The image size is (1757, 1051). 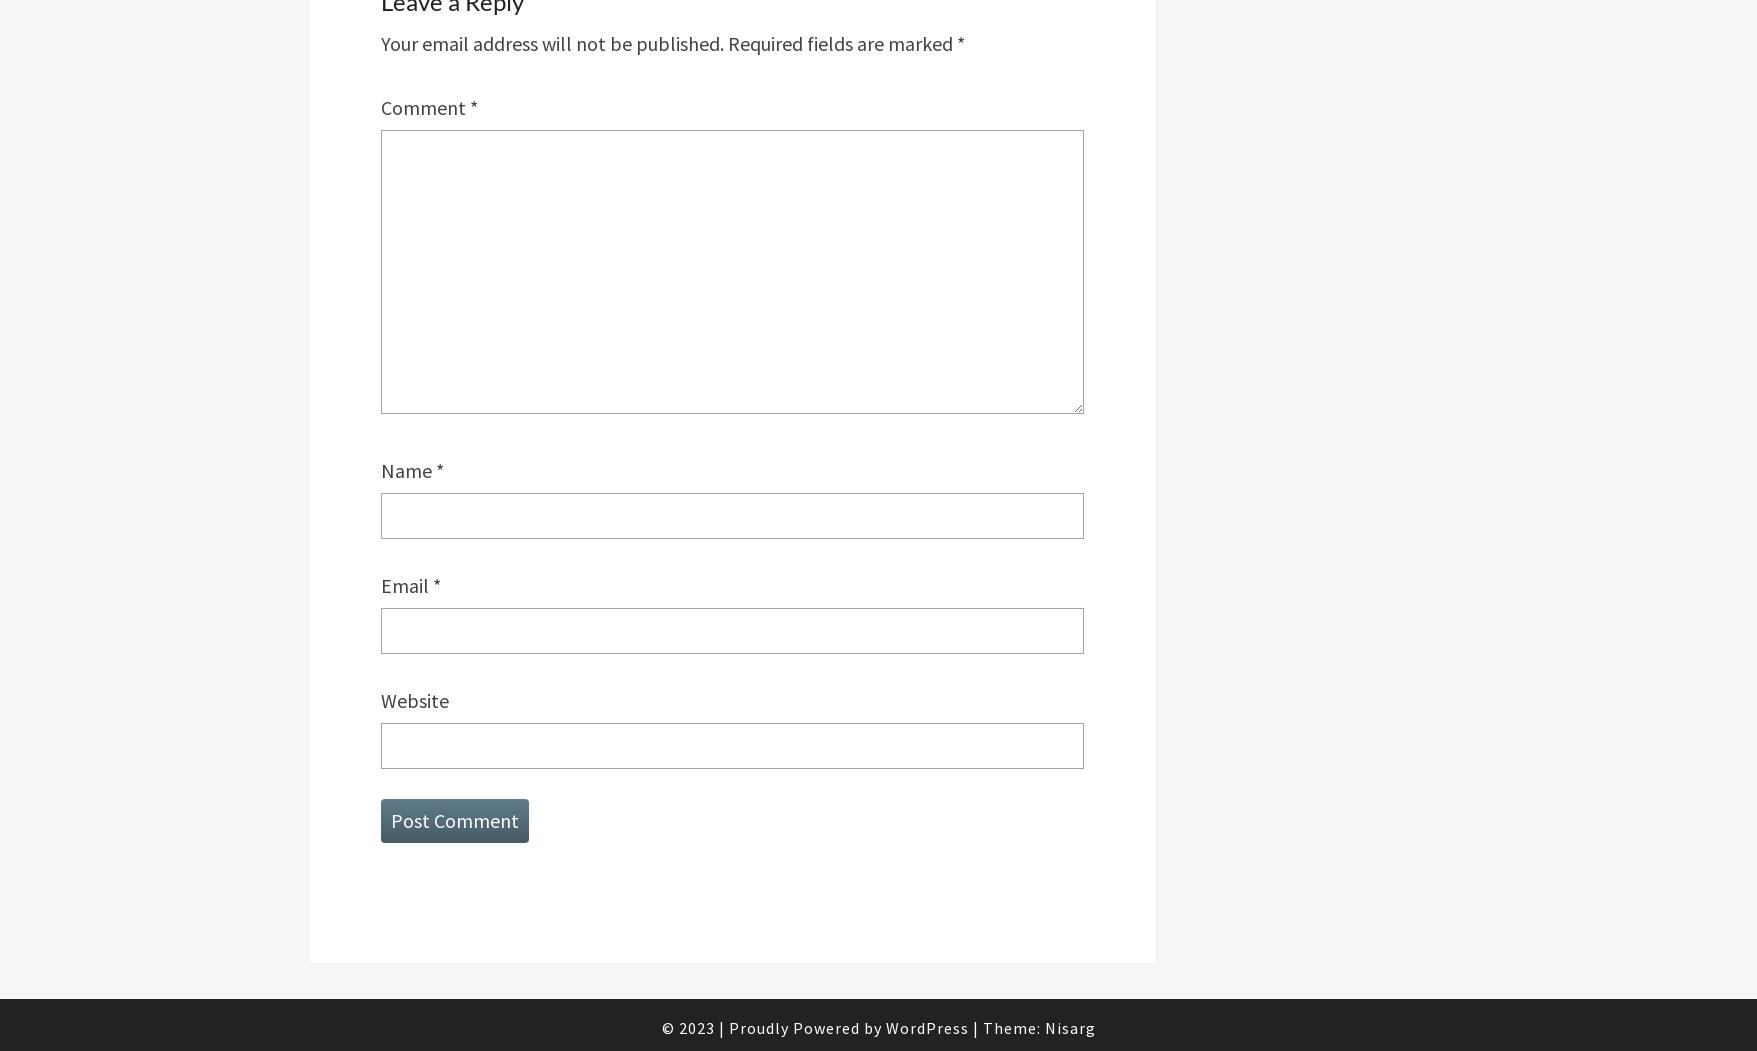 What do you see at coordinates (423, 106) in the screenshot?
I see `'Comment'` at bounding box center [423, 106].